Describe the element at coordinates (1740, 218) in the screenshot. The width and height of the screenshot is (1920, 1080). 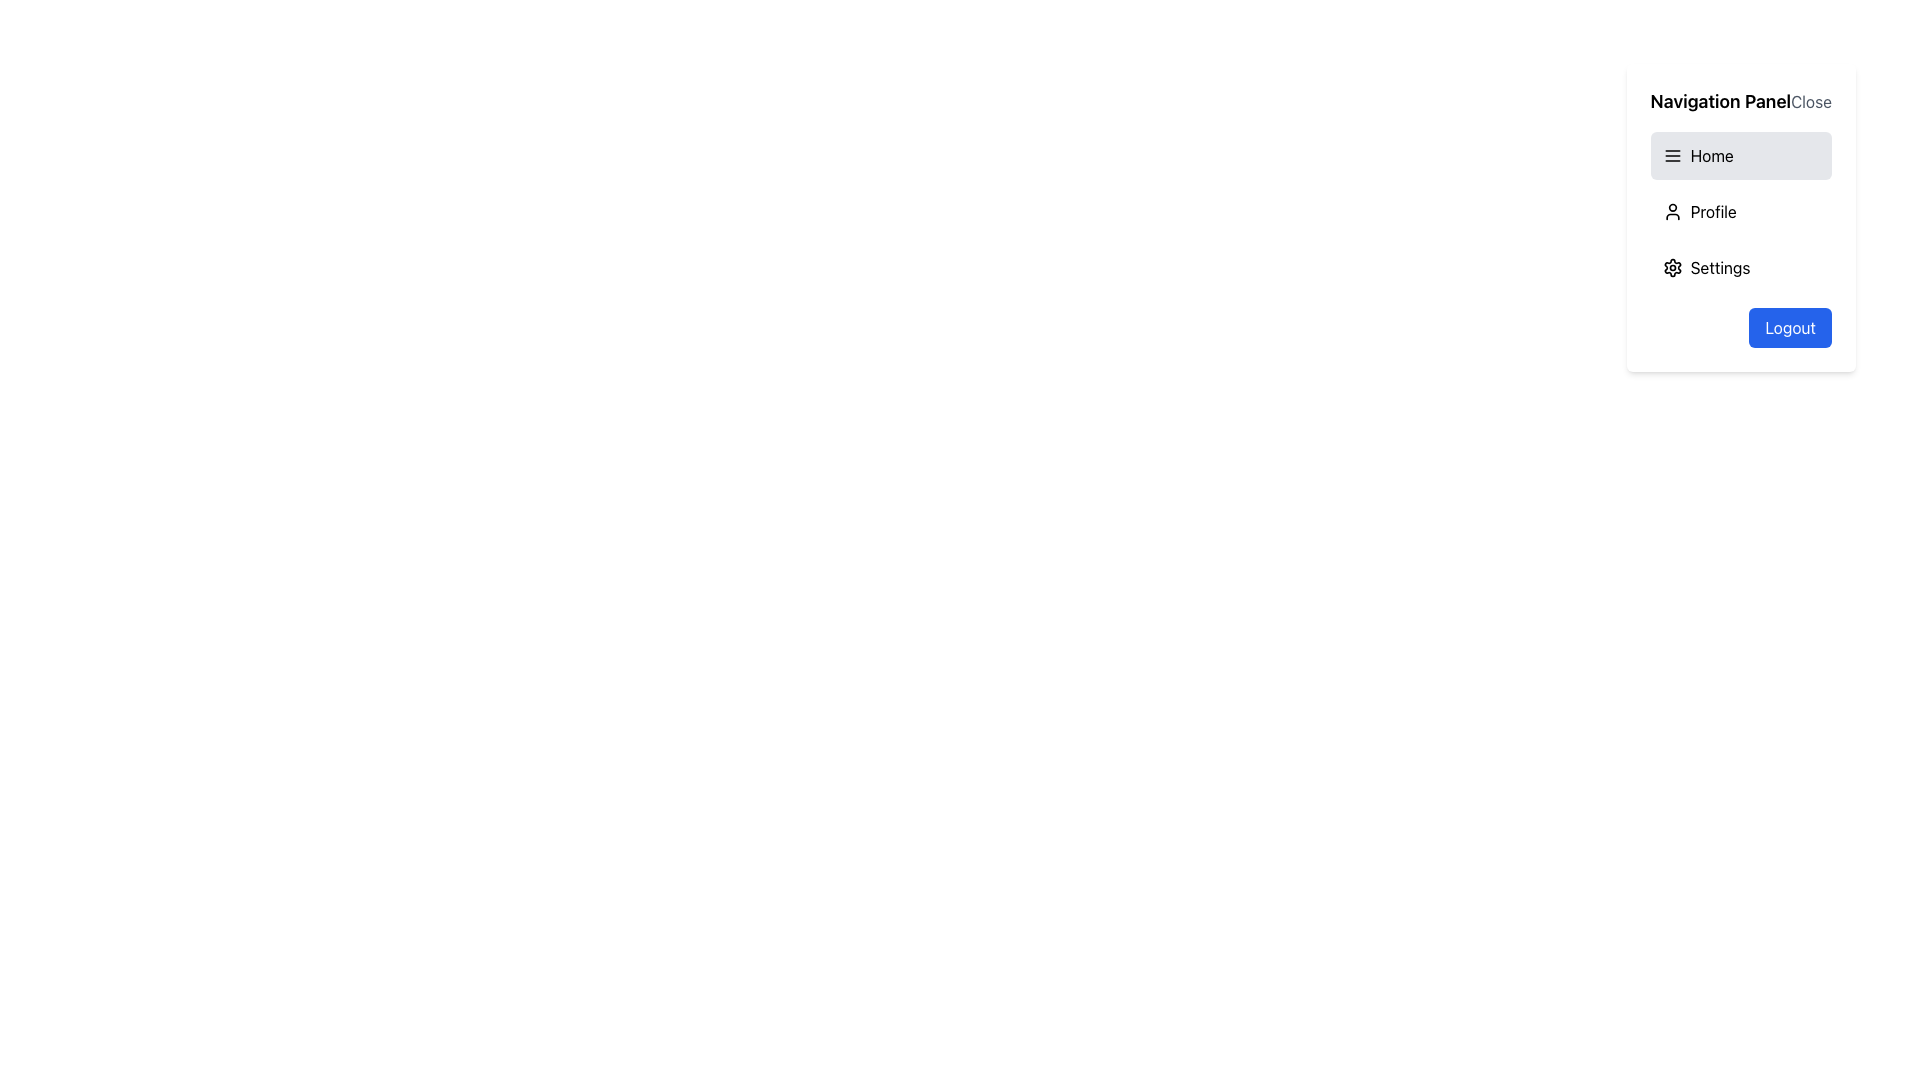
I see `the items in the vertically oriented Dropdown Navigation Panel located at the top-right corner` at that location.